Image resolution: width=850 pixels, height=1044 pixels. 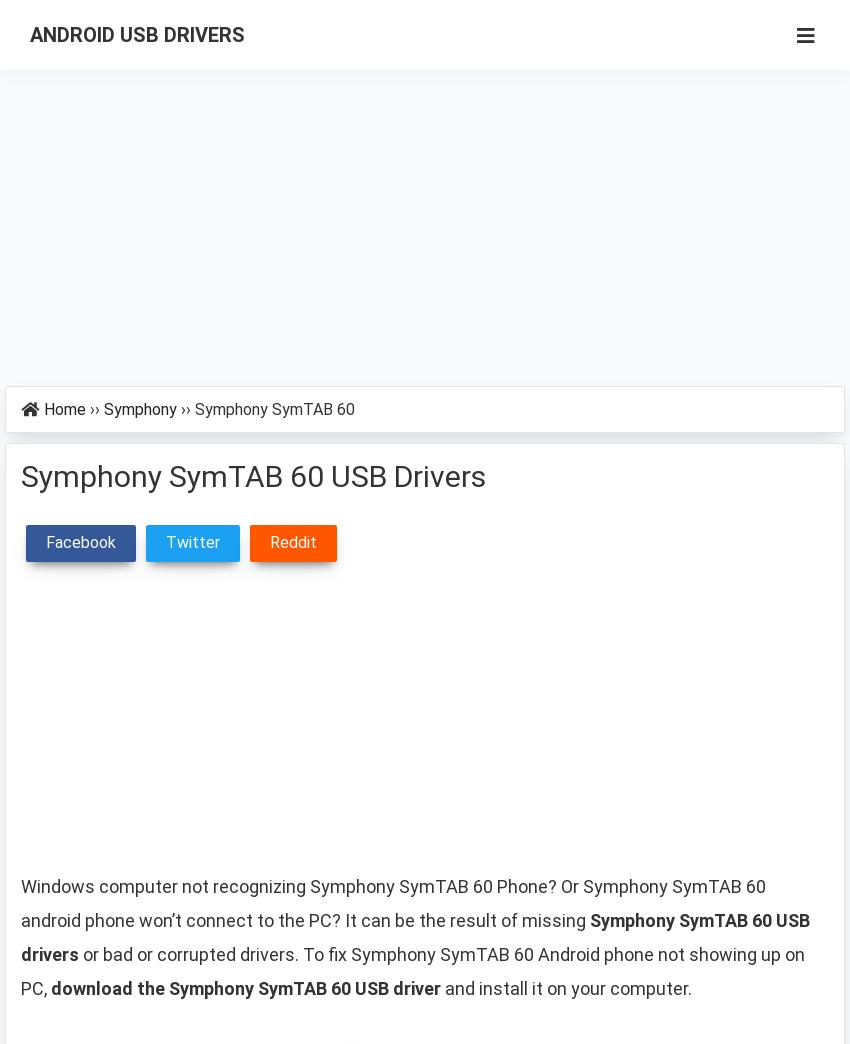 I want to click on 'Android USB Drivers', so click(x=137, y=33).